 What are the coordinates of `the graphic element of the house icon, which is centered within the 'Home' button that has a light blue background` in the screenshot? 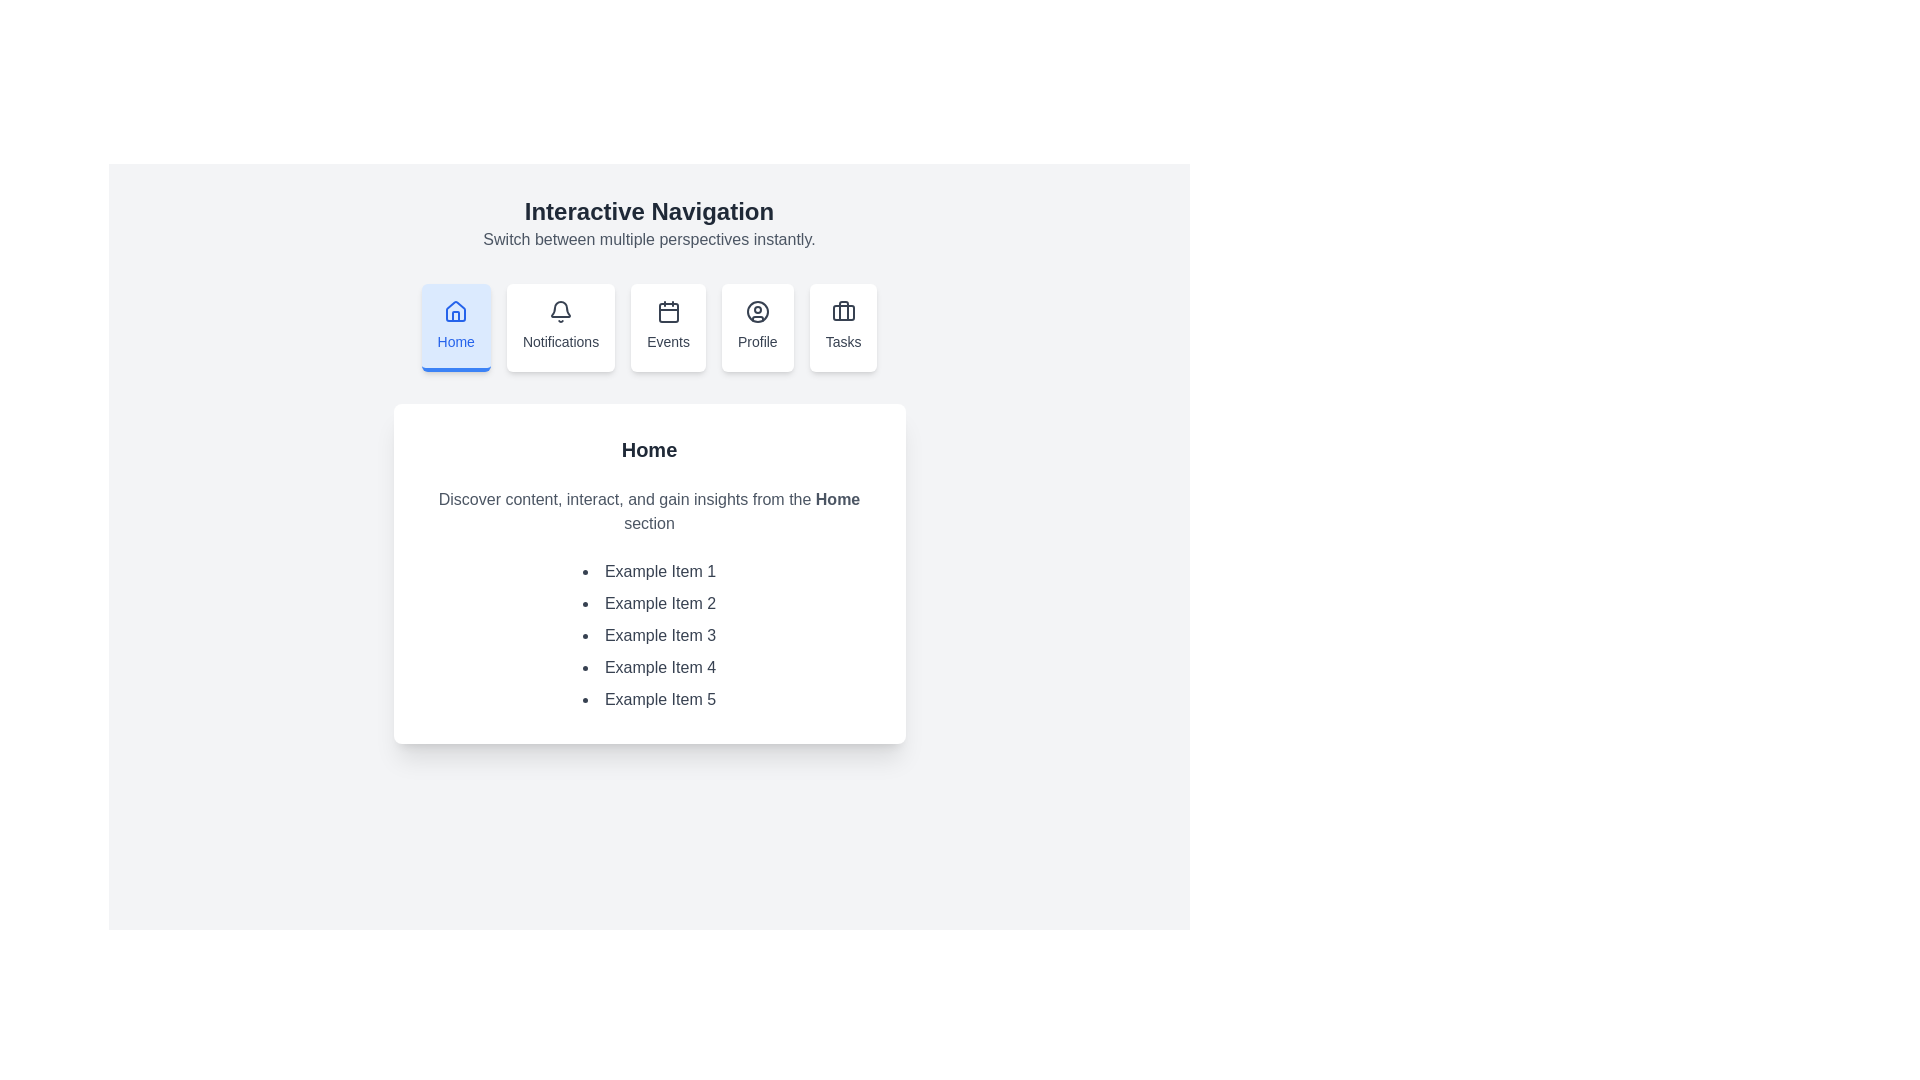 It's located at (455, 315).